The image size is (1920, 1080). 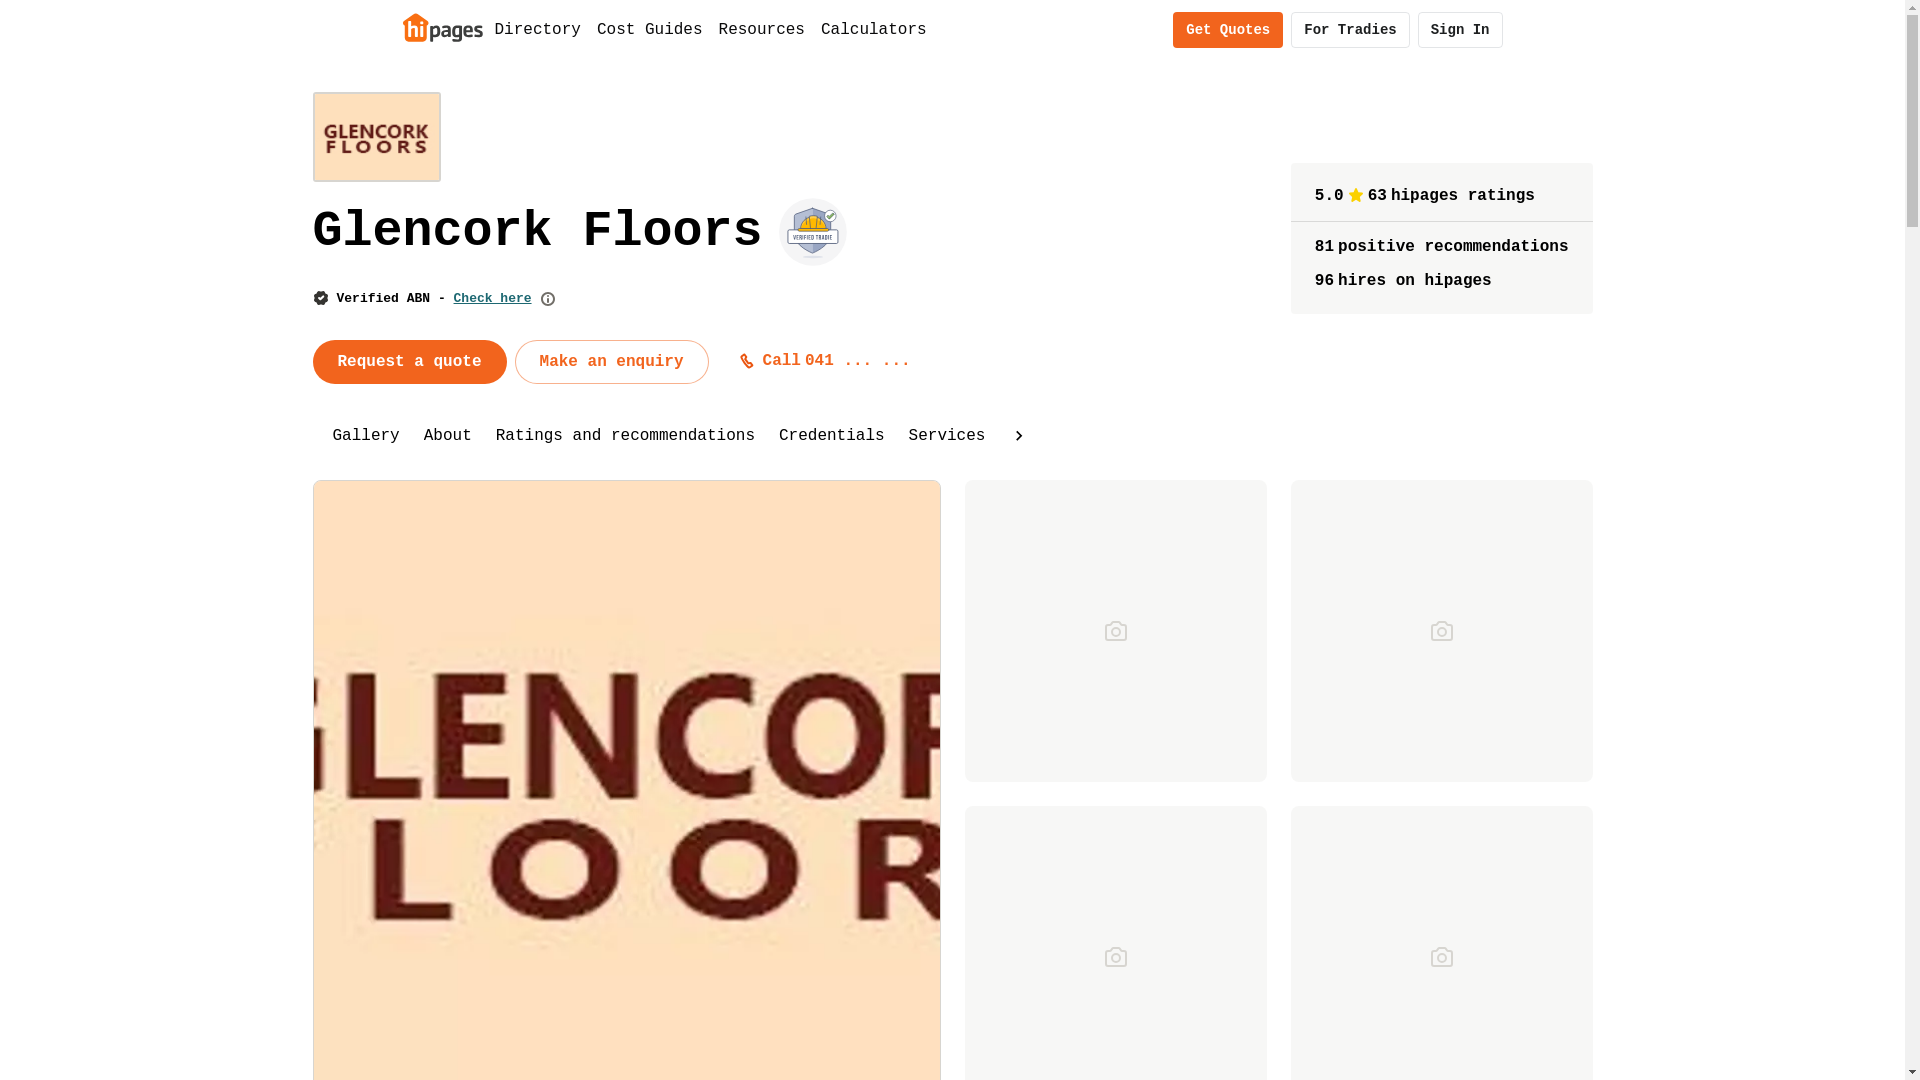 I want to click on 'Calculators', so click(x=873, y=30).